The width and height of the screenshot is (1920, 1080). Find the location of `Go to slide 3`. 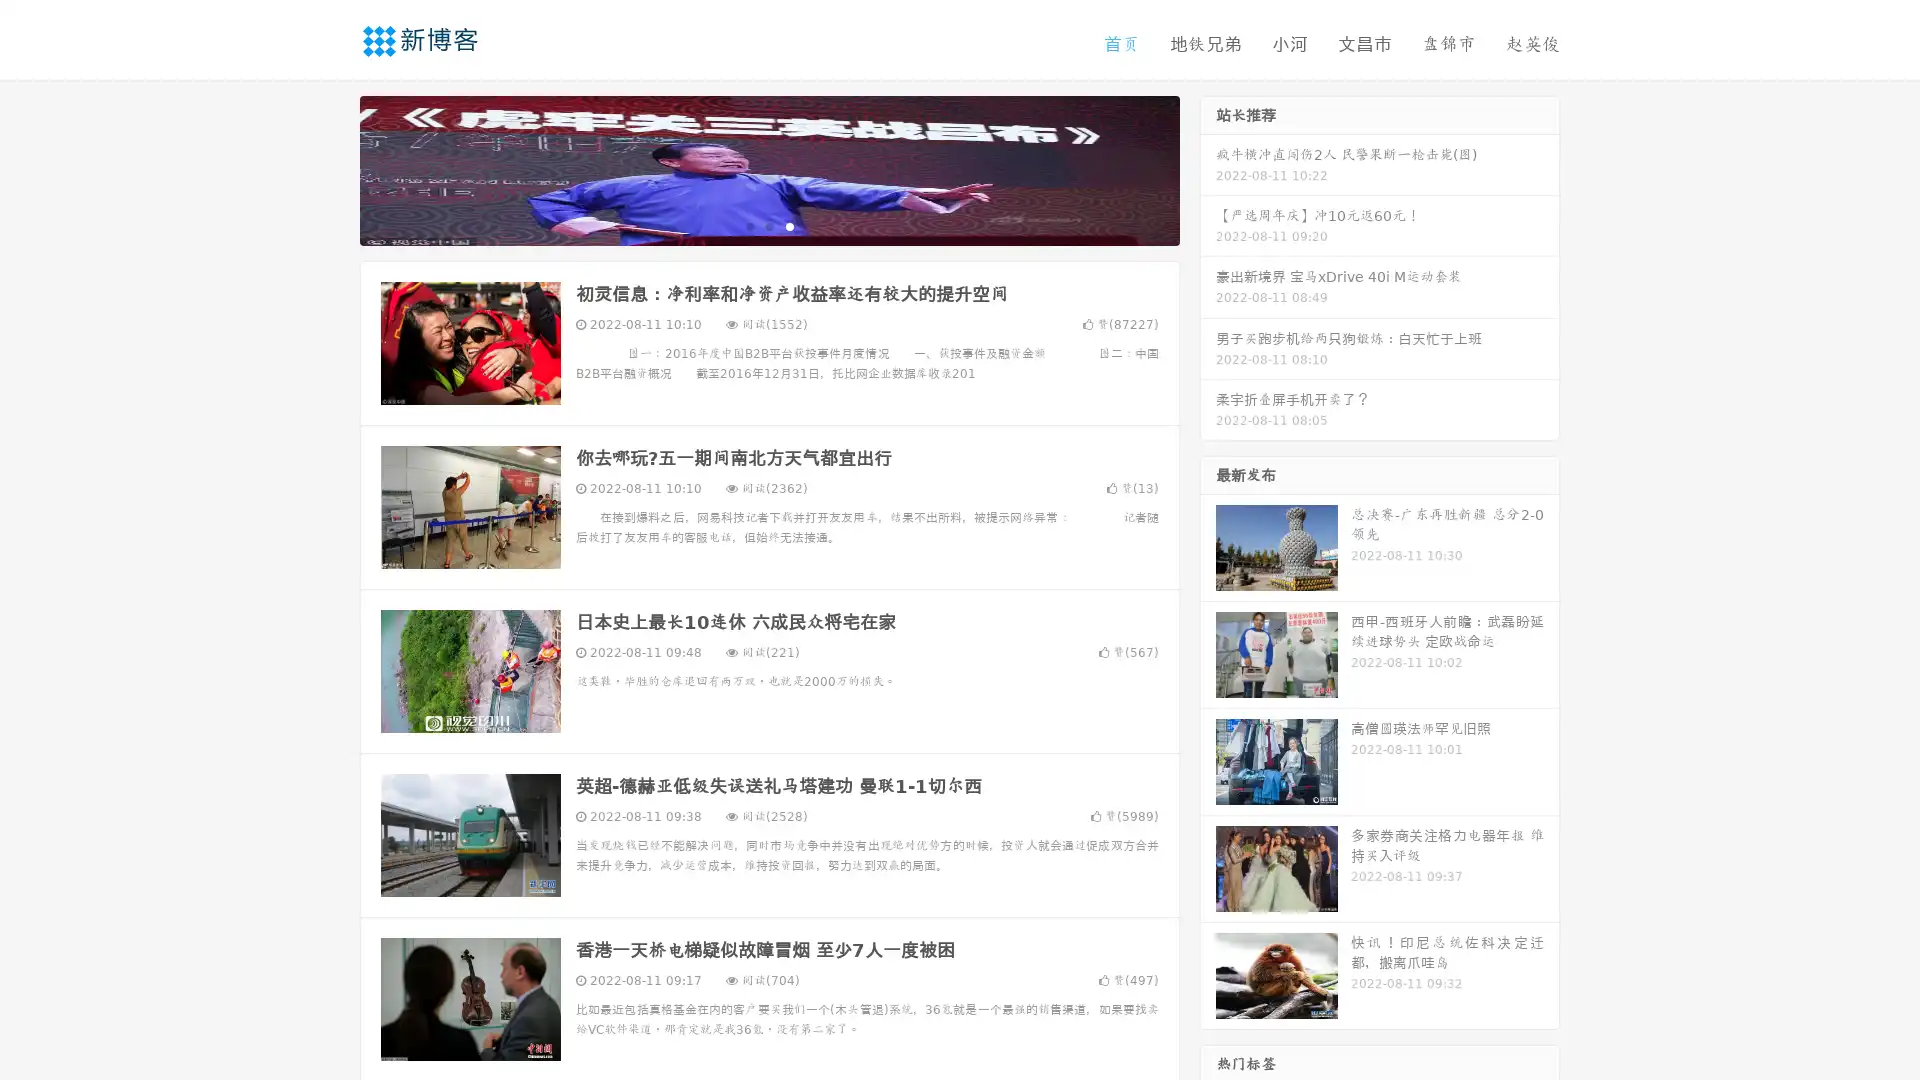

Go to slide 3 is located at coordinates (789, 225).